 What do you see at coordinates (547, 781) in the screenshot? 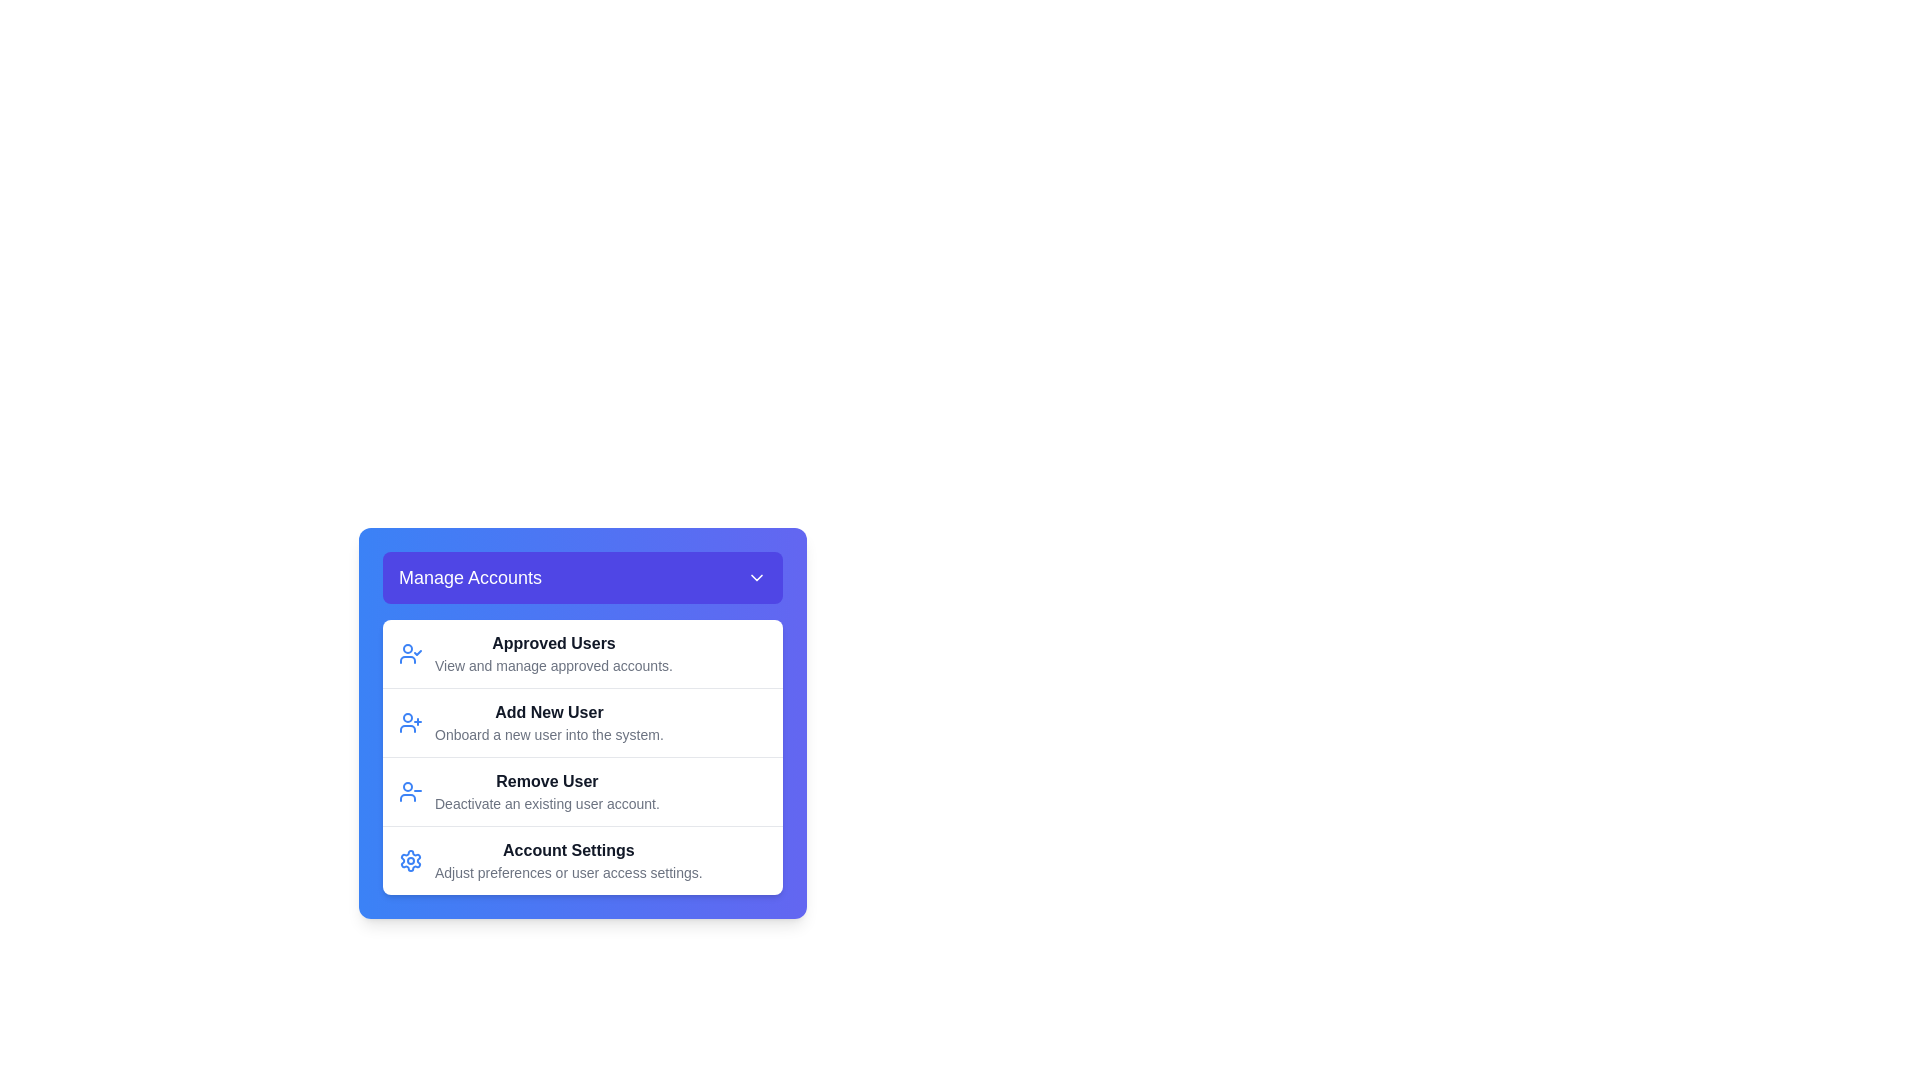
I see `the bold text label displaying 'Remove User' in the middle-right region of the 'Manage Accounts' panel` at bounding box center [547, 781].